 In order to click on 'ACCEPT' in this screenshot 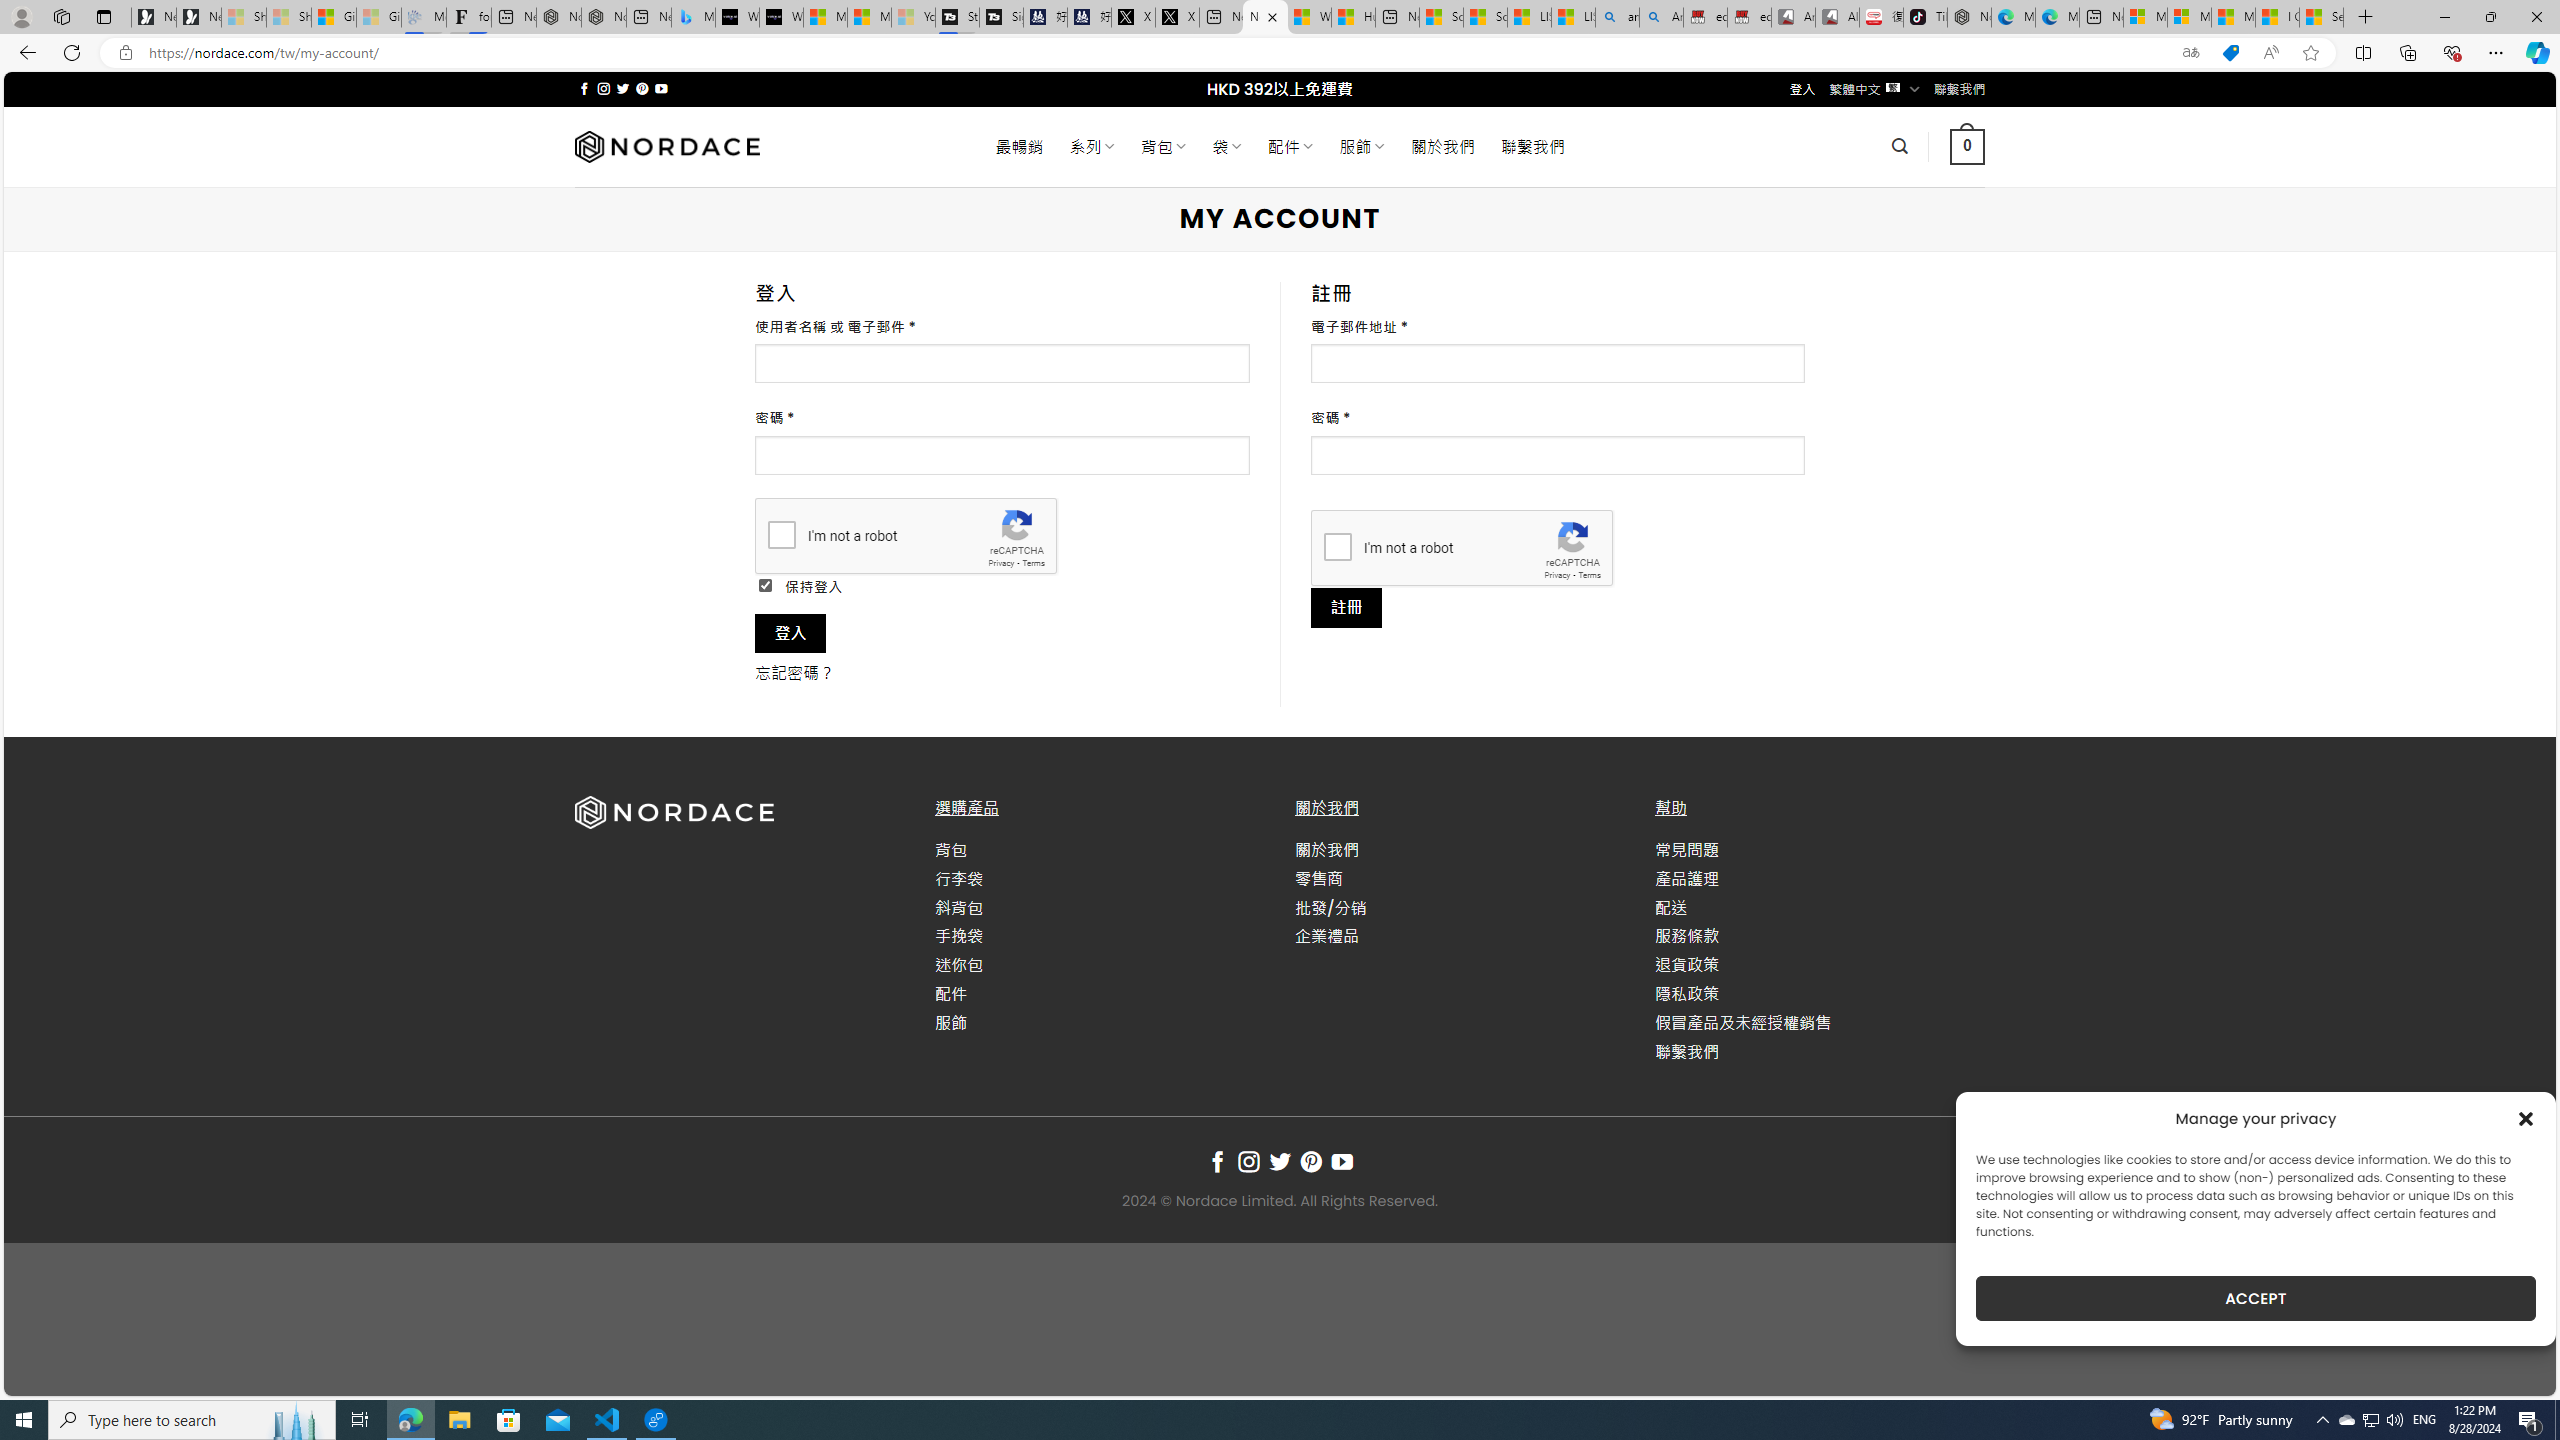, I will do `click(2255, 1298)`.